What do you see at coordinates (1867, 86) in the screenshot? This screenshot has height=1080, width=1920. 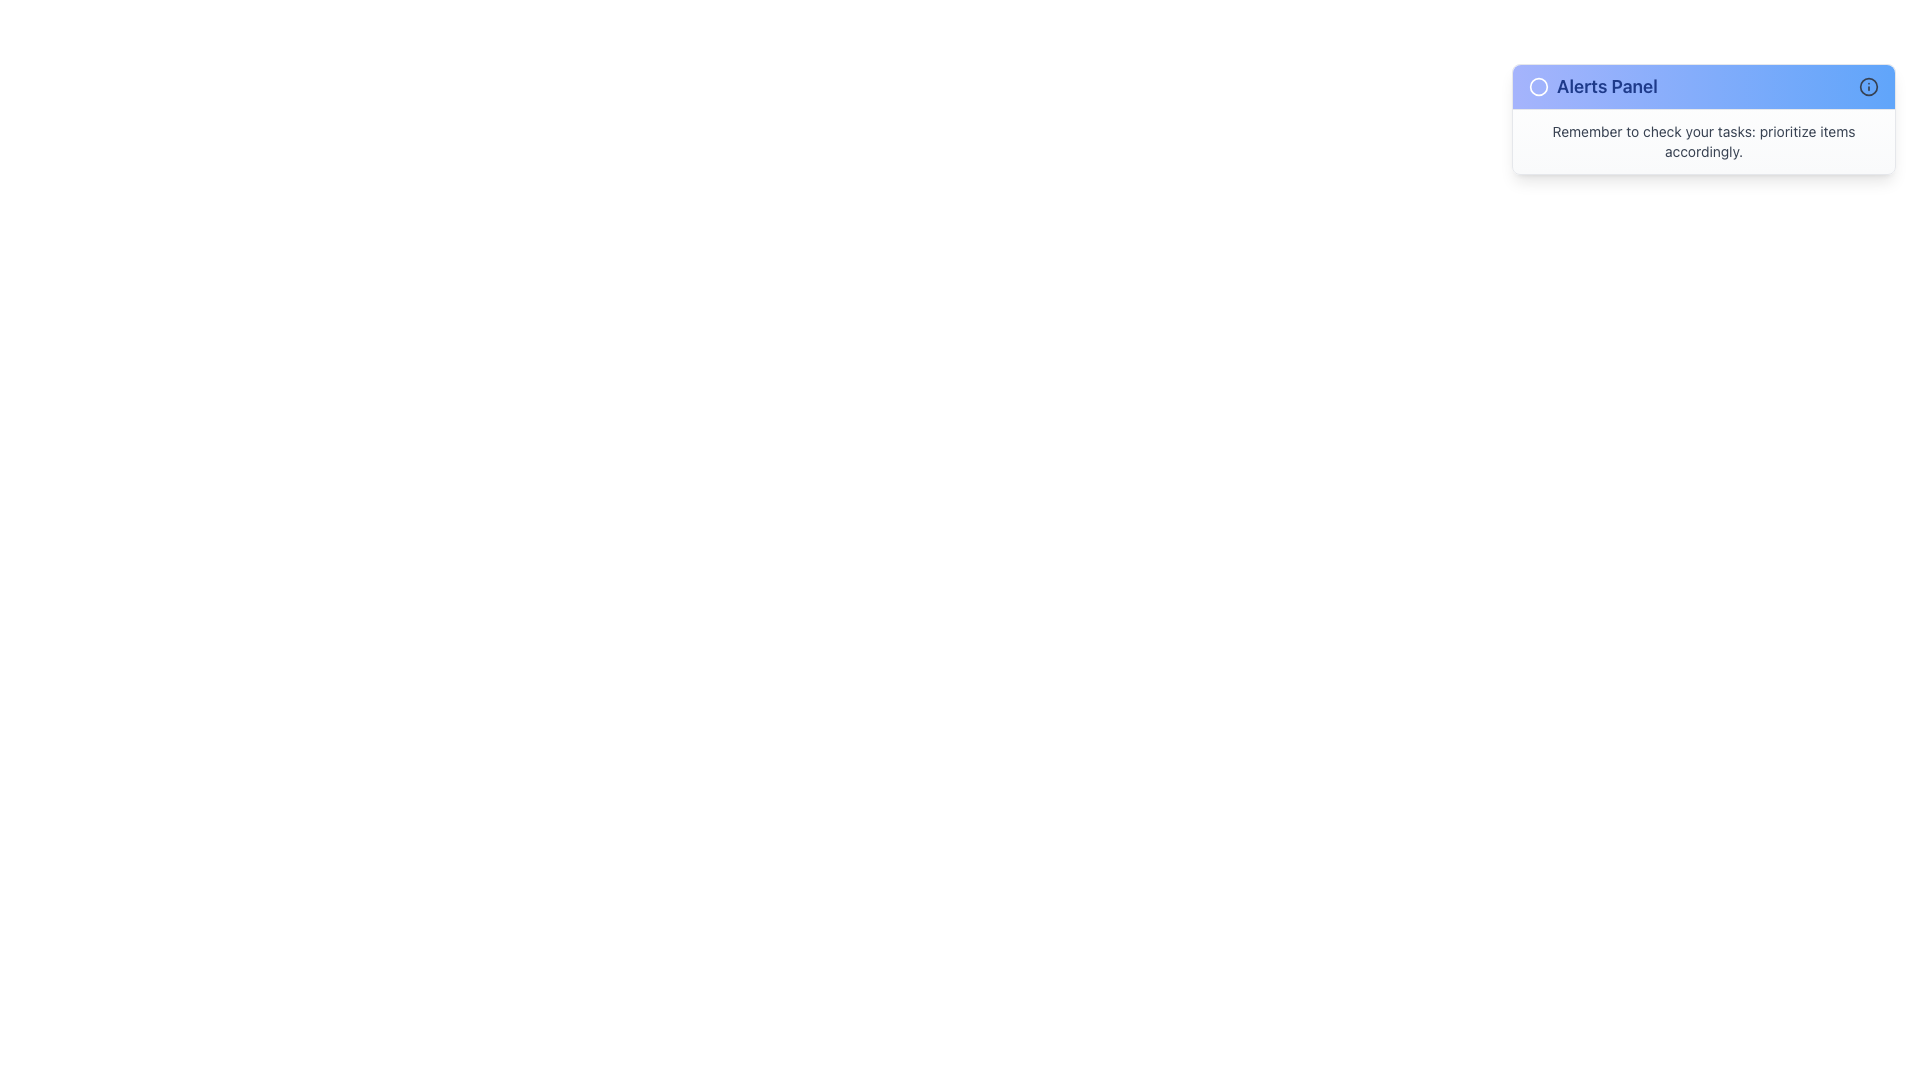 I see `the informational tooltip icon located in the top-right corner of the 'Alerts Panel' header` at bounding box center [1867, 86].